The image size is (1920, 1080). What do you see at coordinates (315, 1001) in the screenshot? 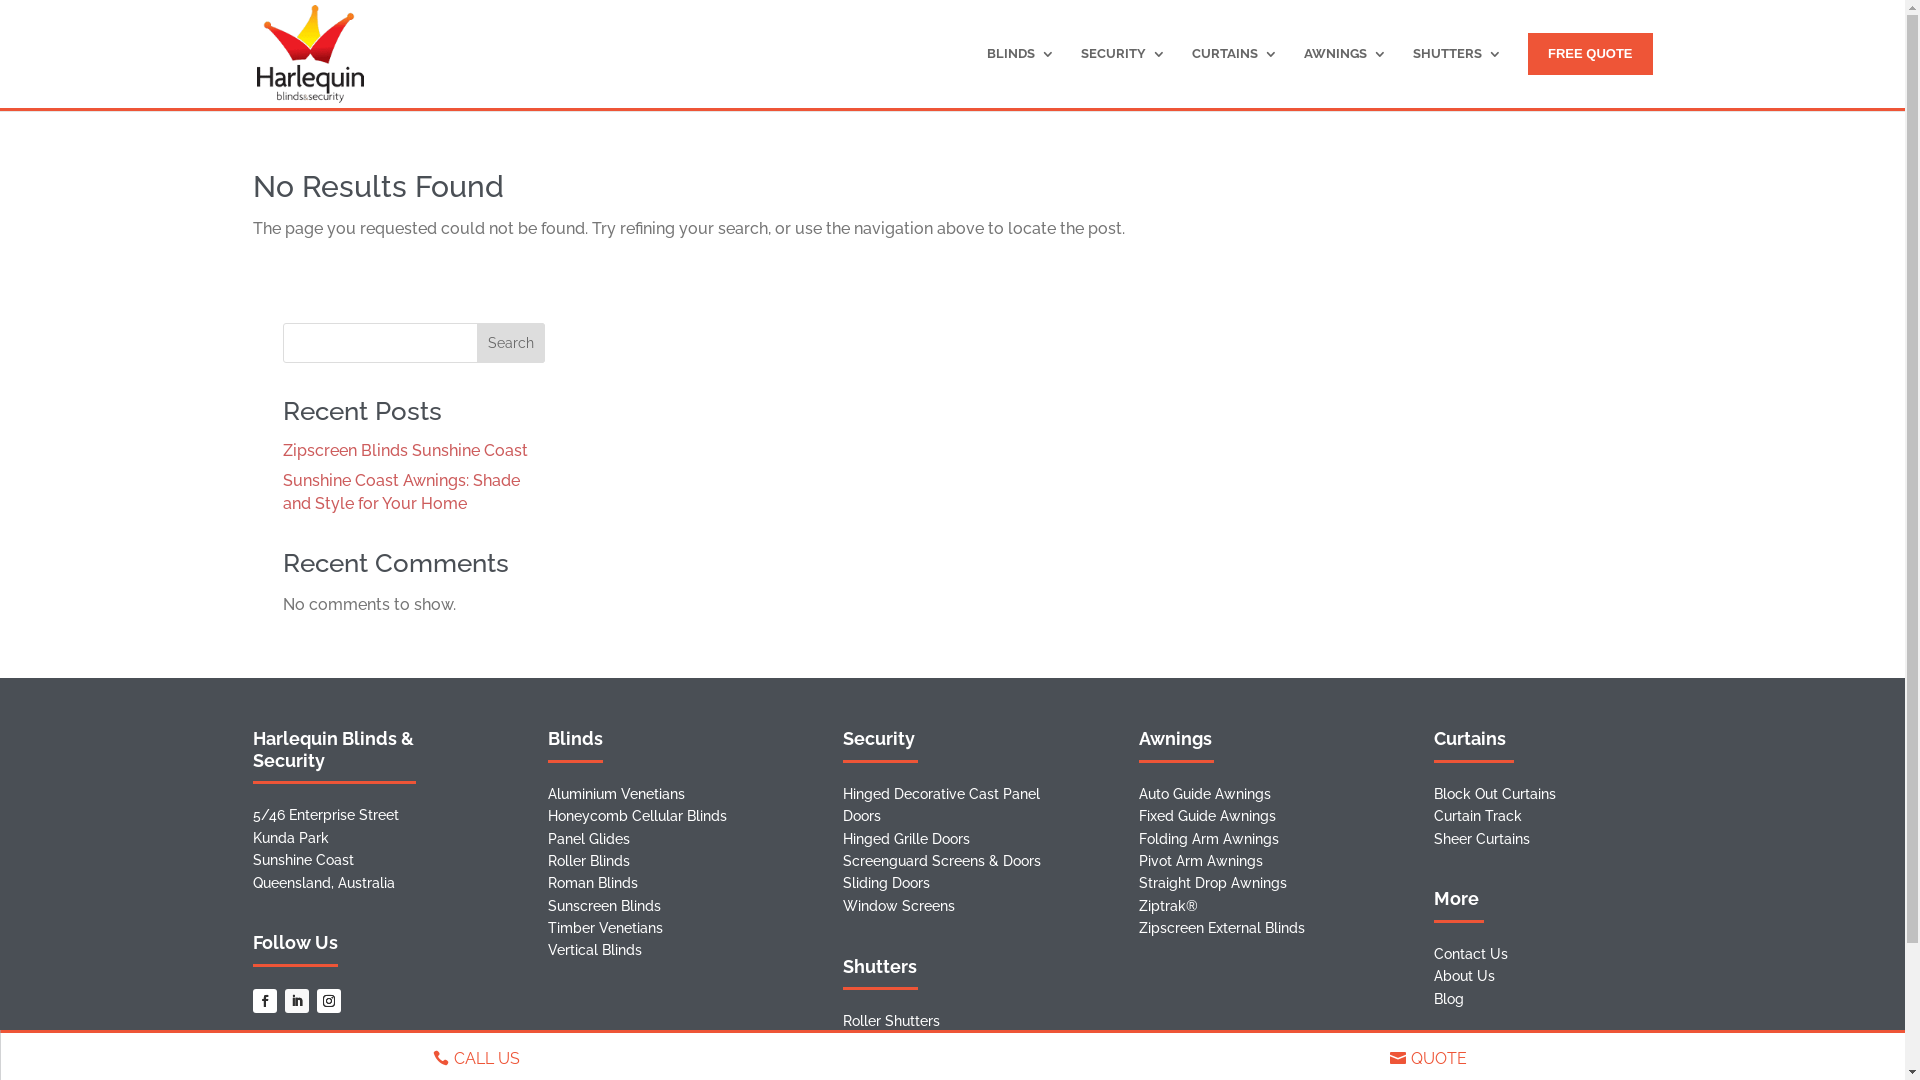
I see `'Follow on Instagram'` at bounding box center [315, 1001].